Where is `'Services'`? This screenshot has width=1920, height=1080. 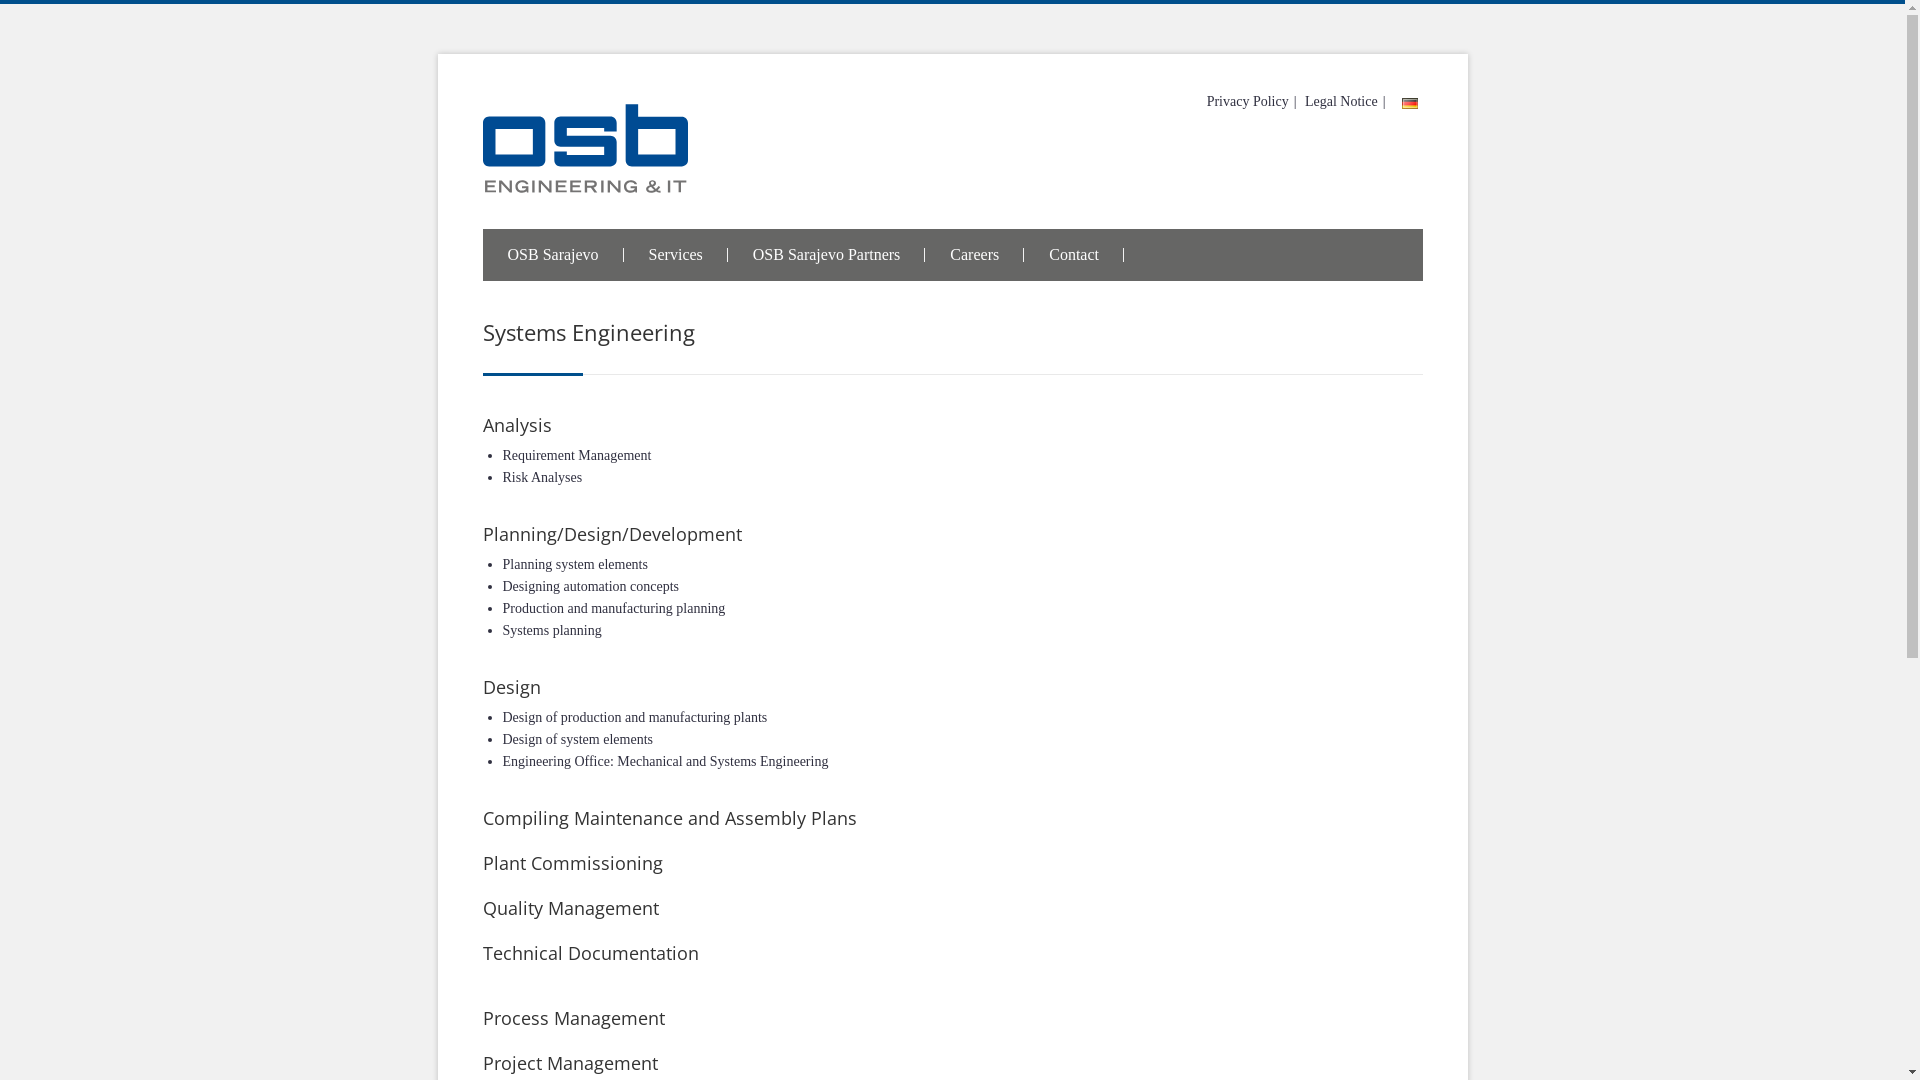 'Services' is located at coordinates (676, 253).